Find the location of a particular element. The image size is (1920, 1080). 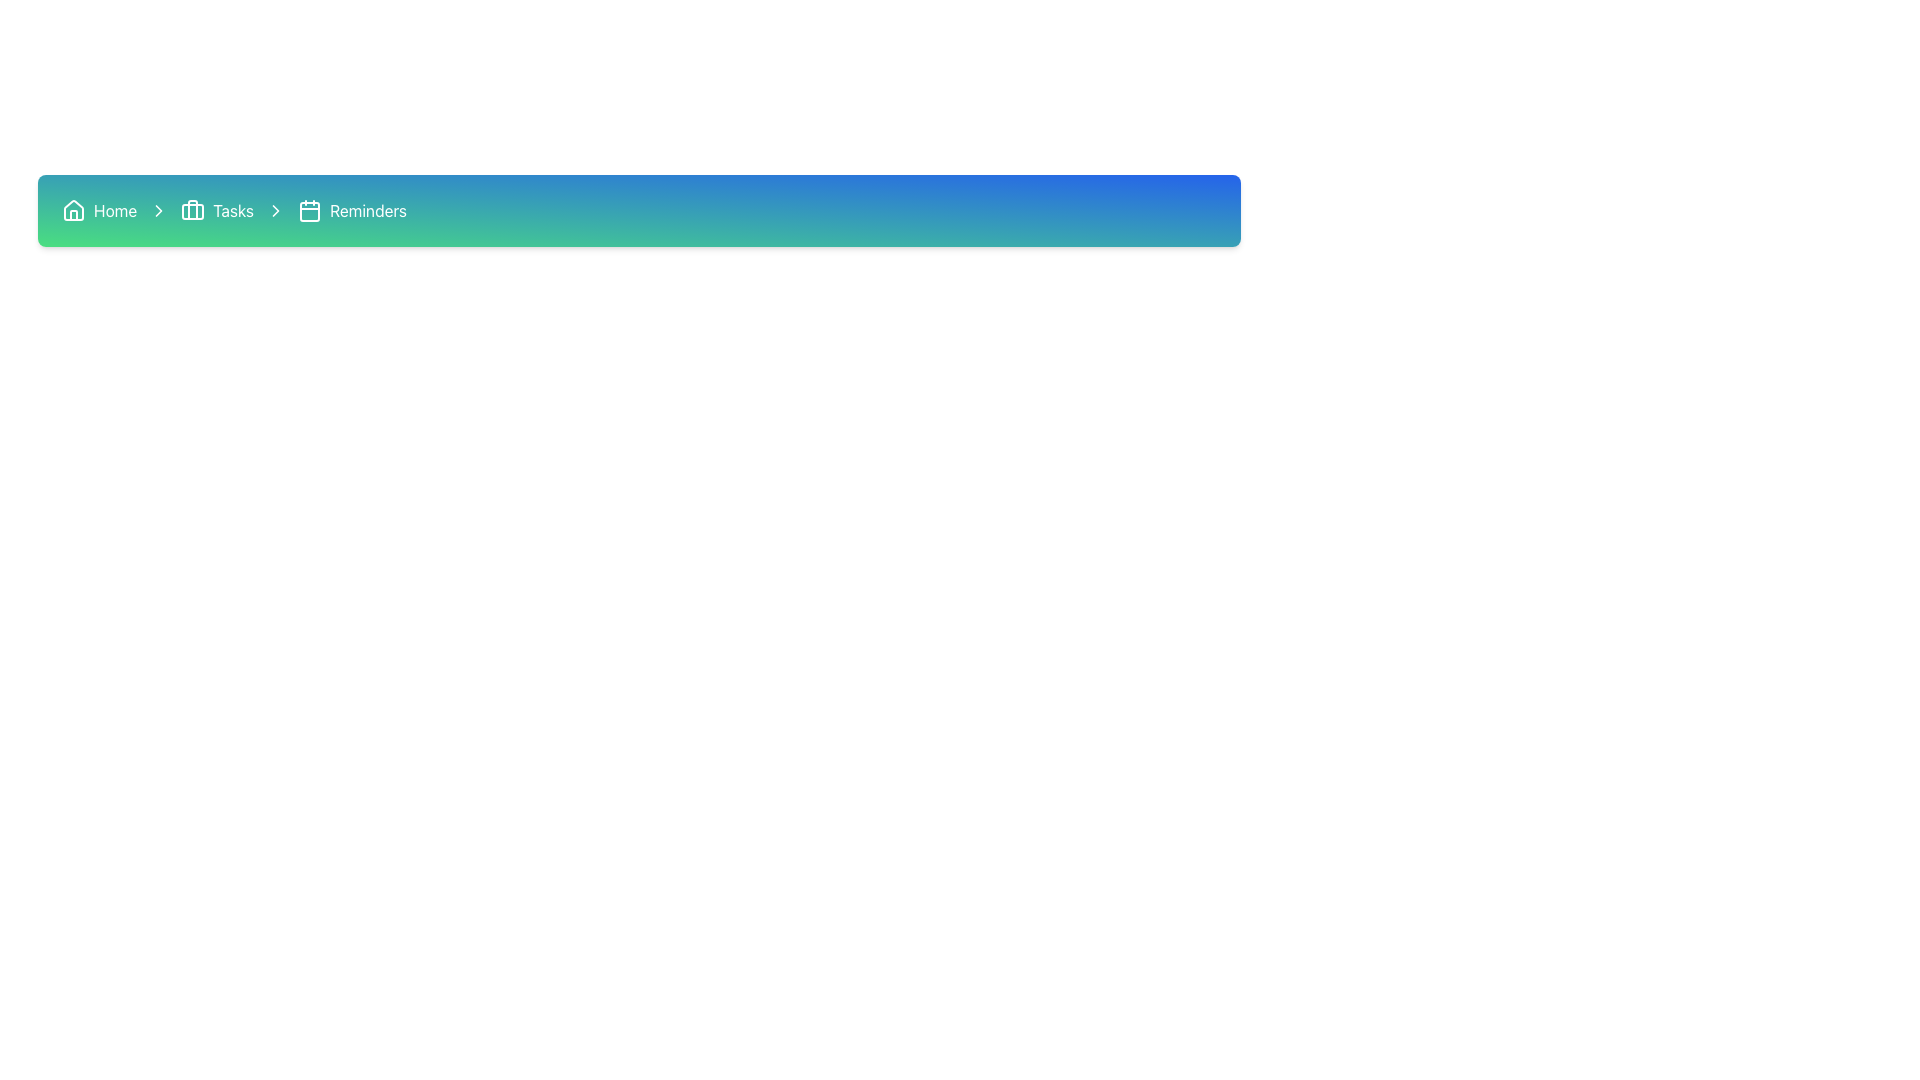

the text label displaying 'Tasks' in the breadcrumb navigation bar, which is styled in white against a gradient background, positioned between the briefcase icon and the text 'Reminders' is located at coordinates (233, 211).